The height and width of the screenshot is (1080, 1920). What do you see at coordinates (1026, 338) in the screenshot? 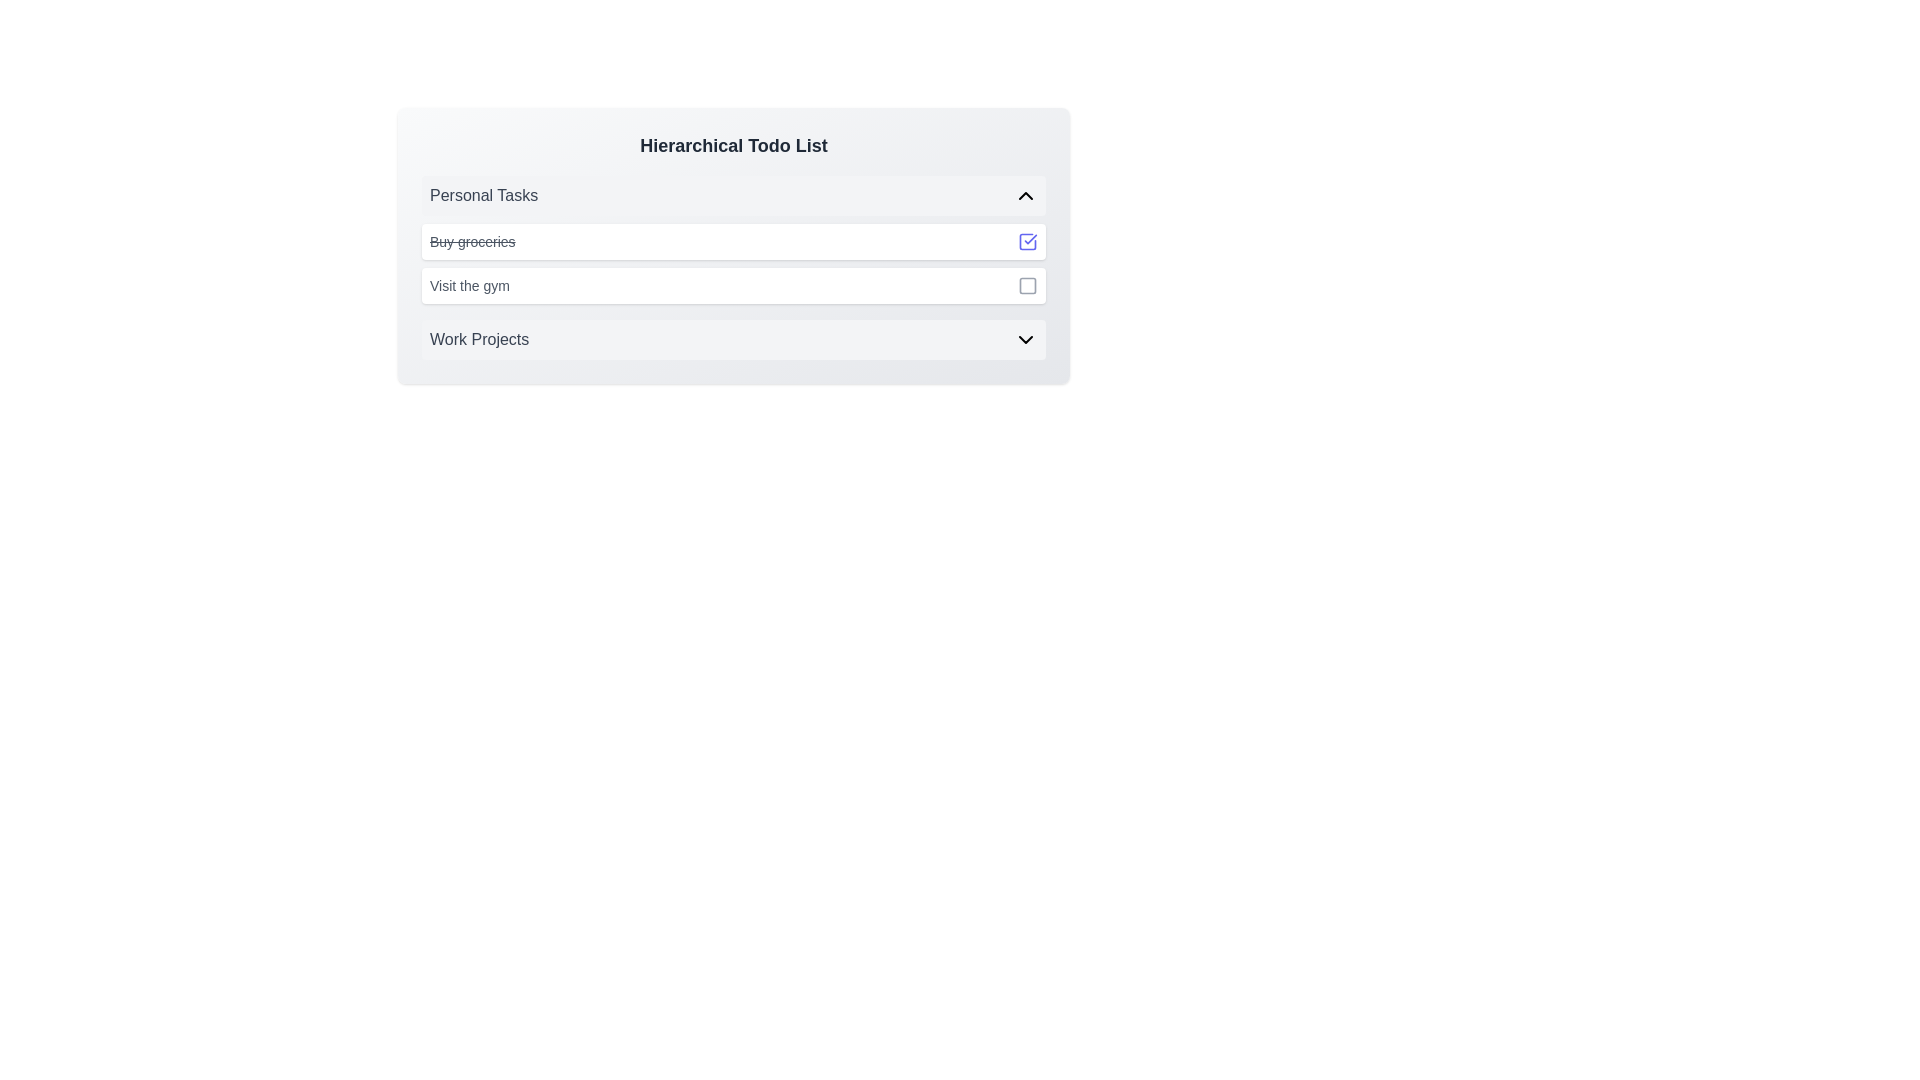
I see `the Chevron toggle button icon located at the far right of the 'Work Projects' row to provide visual feedback` at bounding box center [1026, 338].